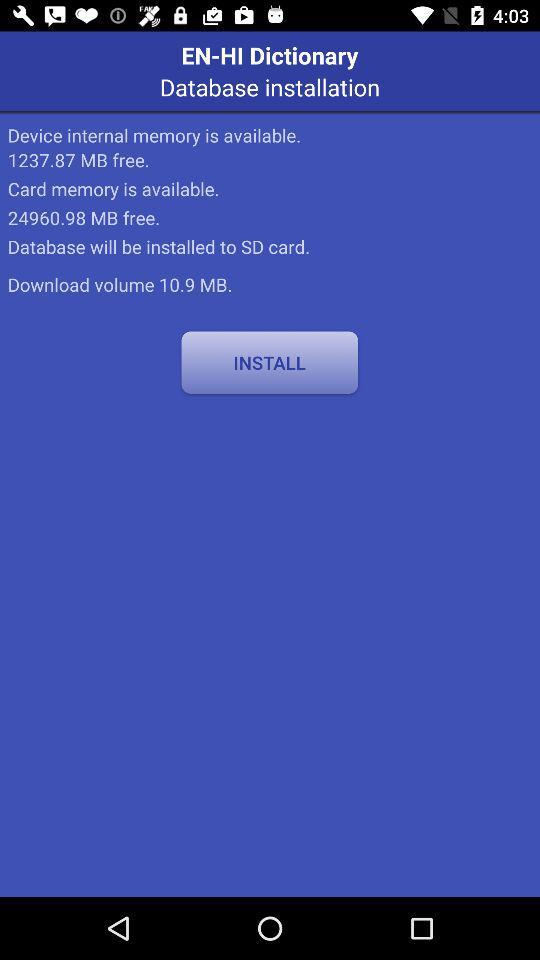  Describe the element at coordinates (269, 361) in the screenshot. I see `app below download volume 10 icon` at that location.